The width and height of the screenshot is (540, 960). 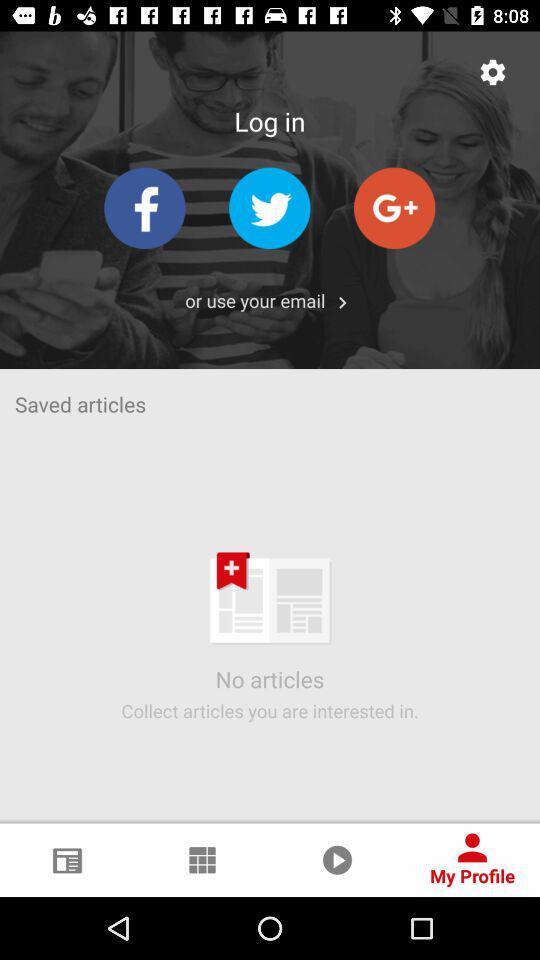 What do you see at coordinates (394, 208) in the screenshot?
I see `share to google+` at bounding box center [394, 208].